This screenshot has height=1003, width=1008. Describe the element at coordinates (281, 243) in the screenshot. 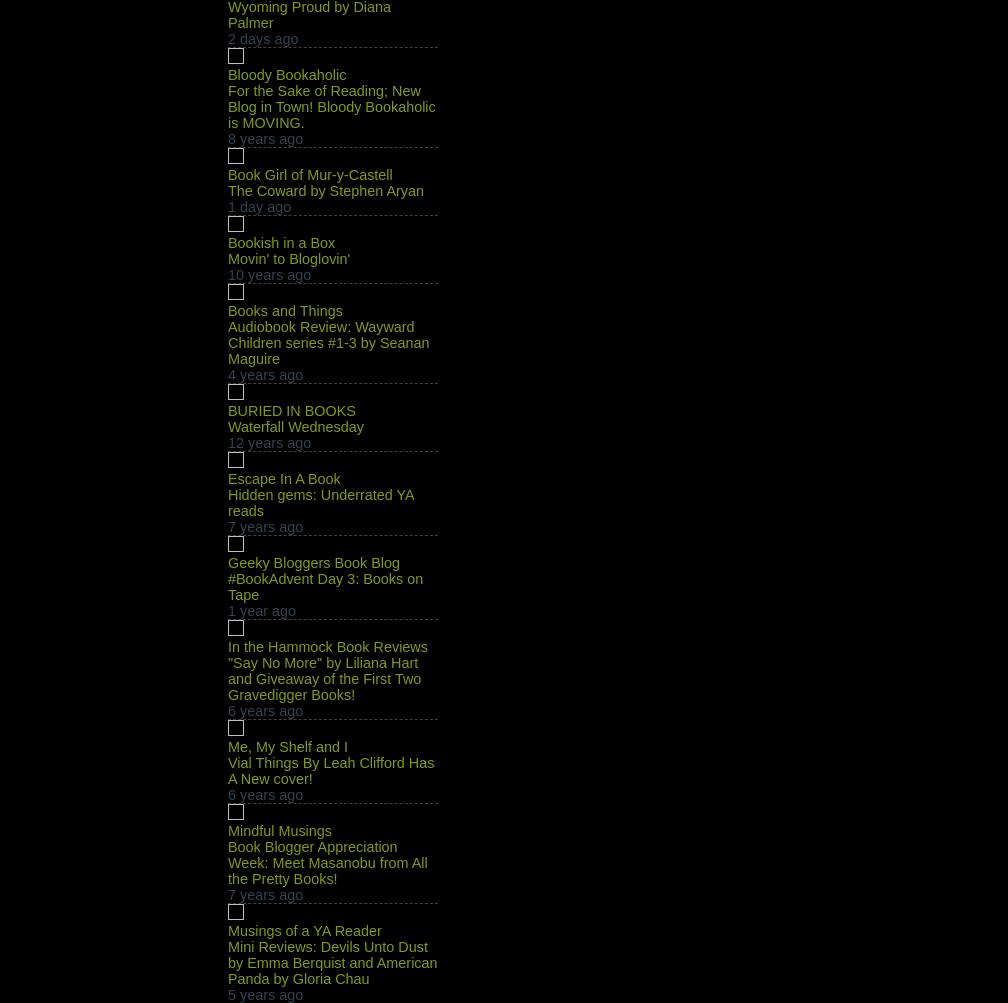

I see `'Bookish in a Box'` at that location.